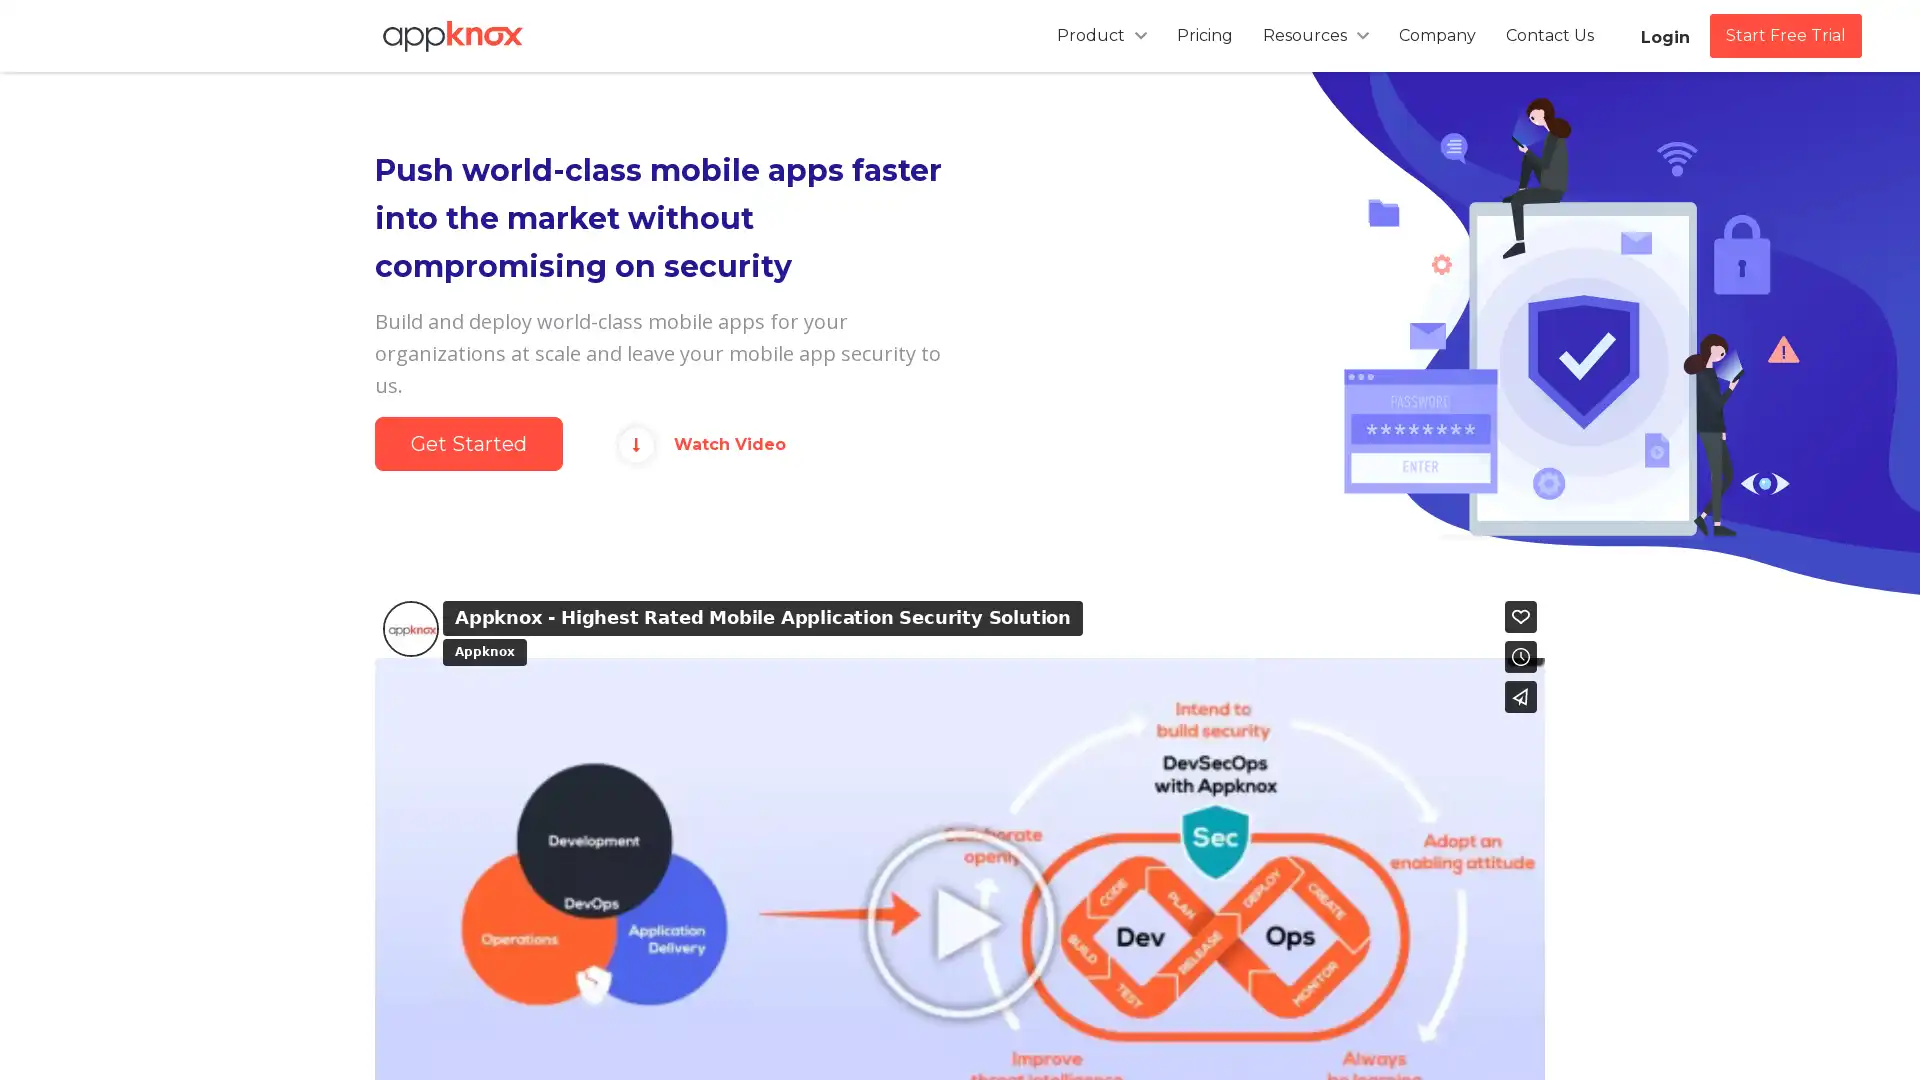 The width and height of the screenshot is (1920, 1080). What do you see at coordinates (1218, 219) in the screenshot?
I see `Close` at bounding box center [1218, 219].